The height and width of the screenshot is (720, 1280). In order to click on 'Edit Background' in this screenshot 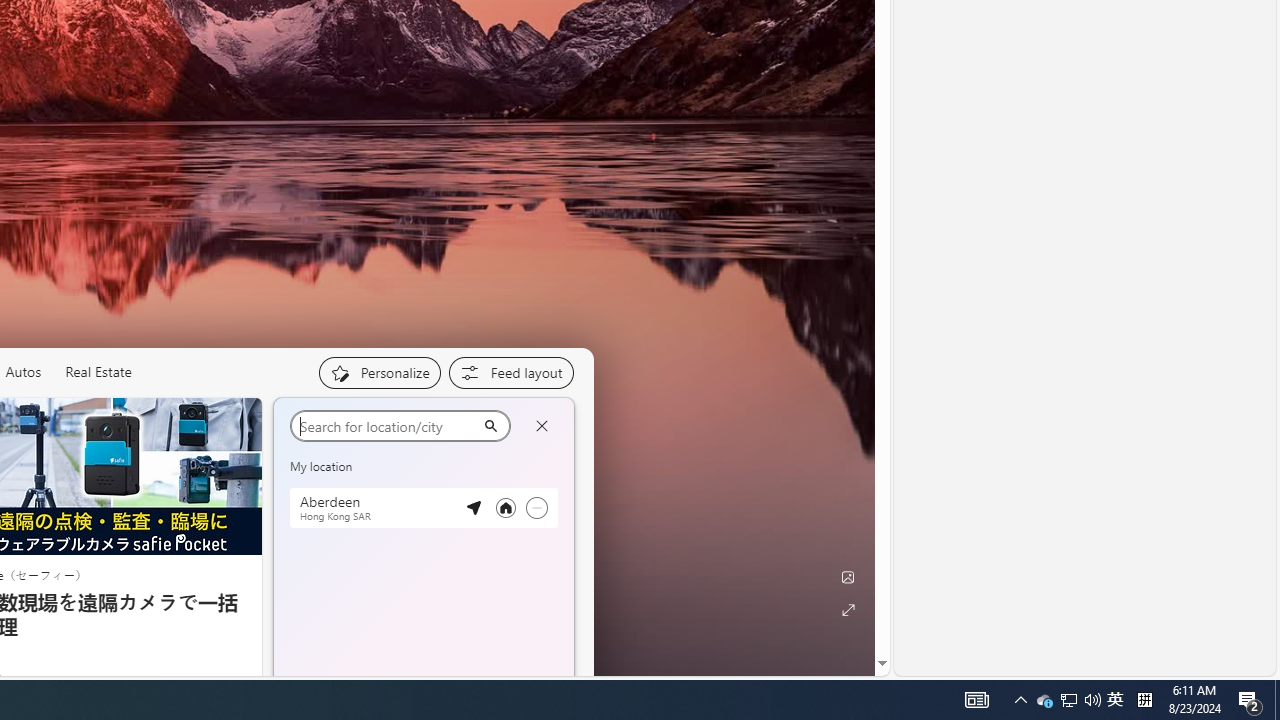, I will do `click(848, 577)`.